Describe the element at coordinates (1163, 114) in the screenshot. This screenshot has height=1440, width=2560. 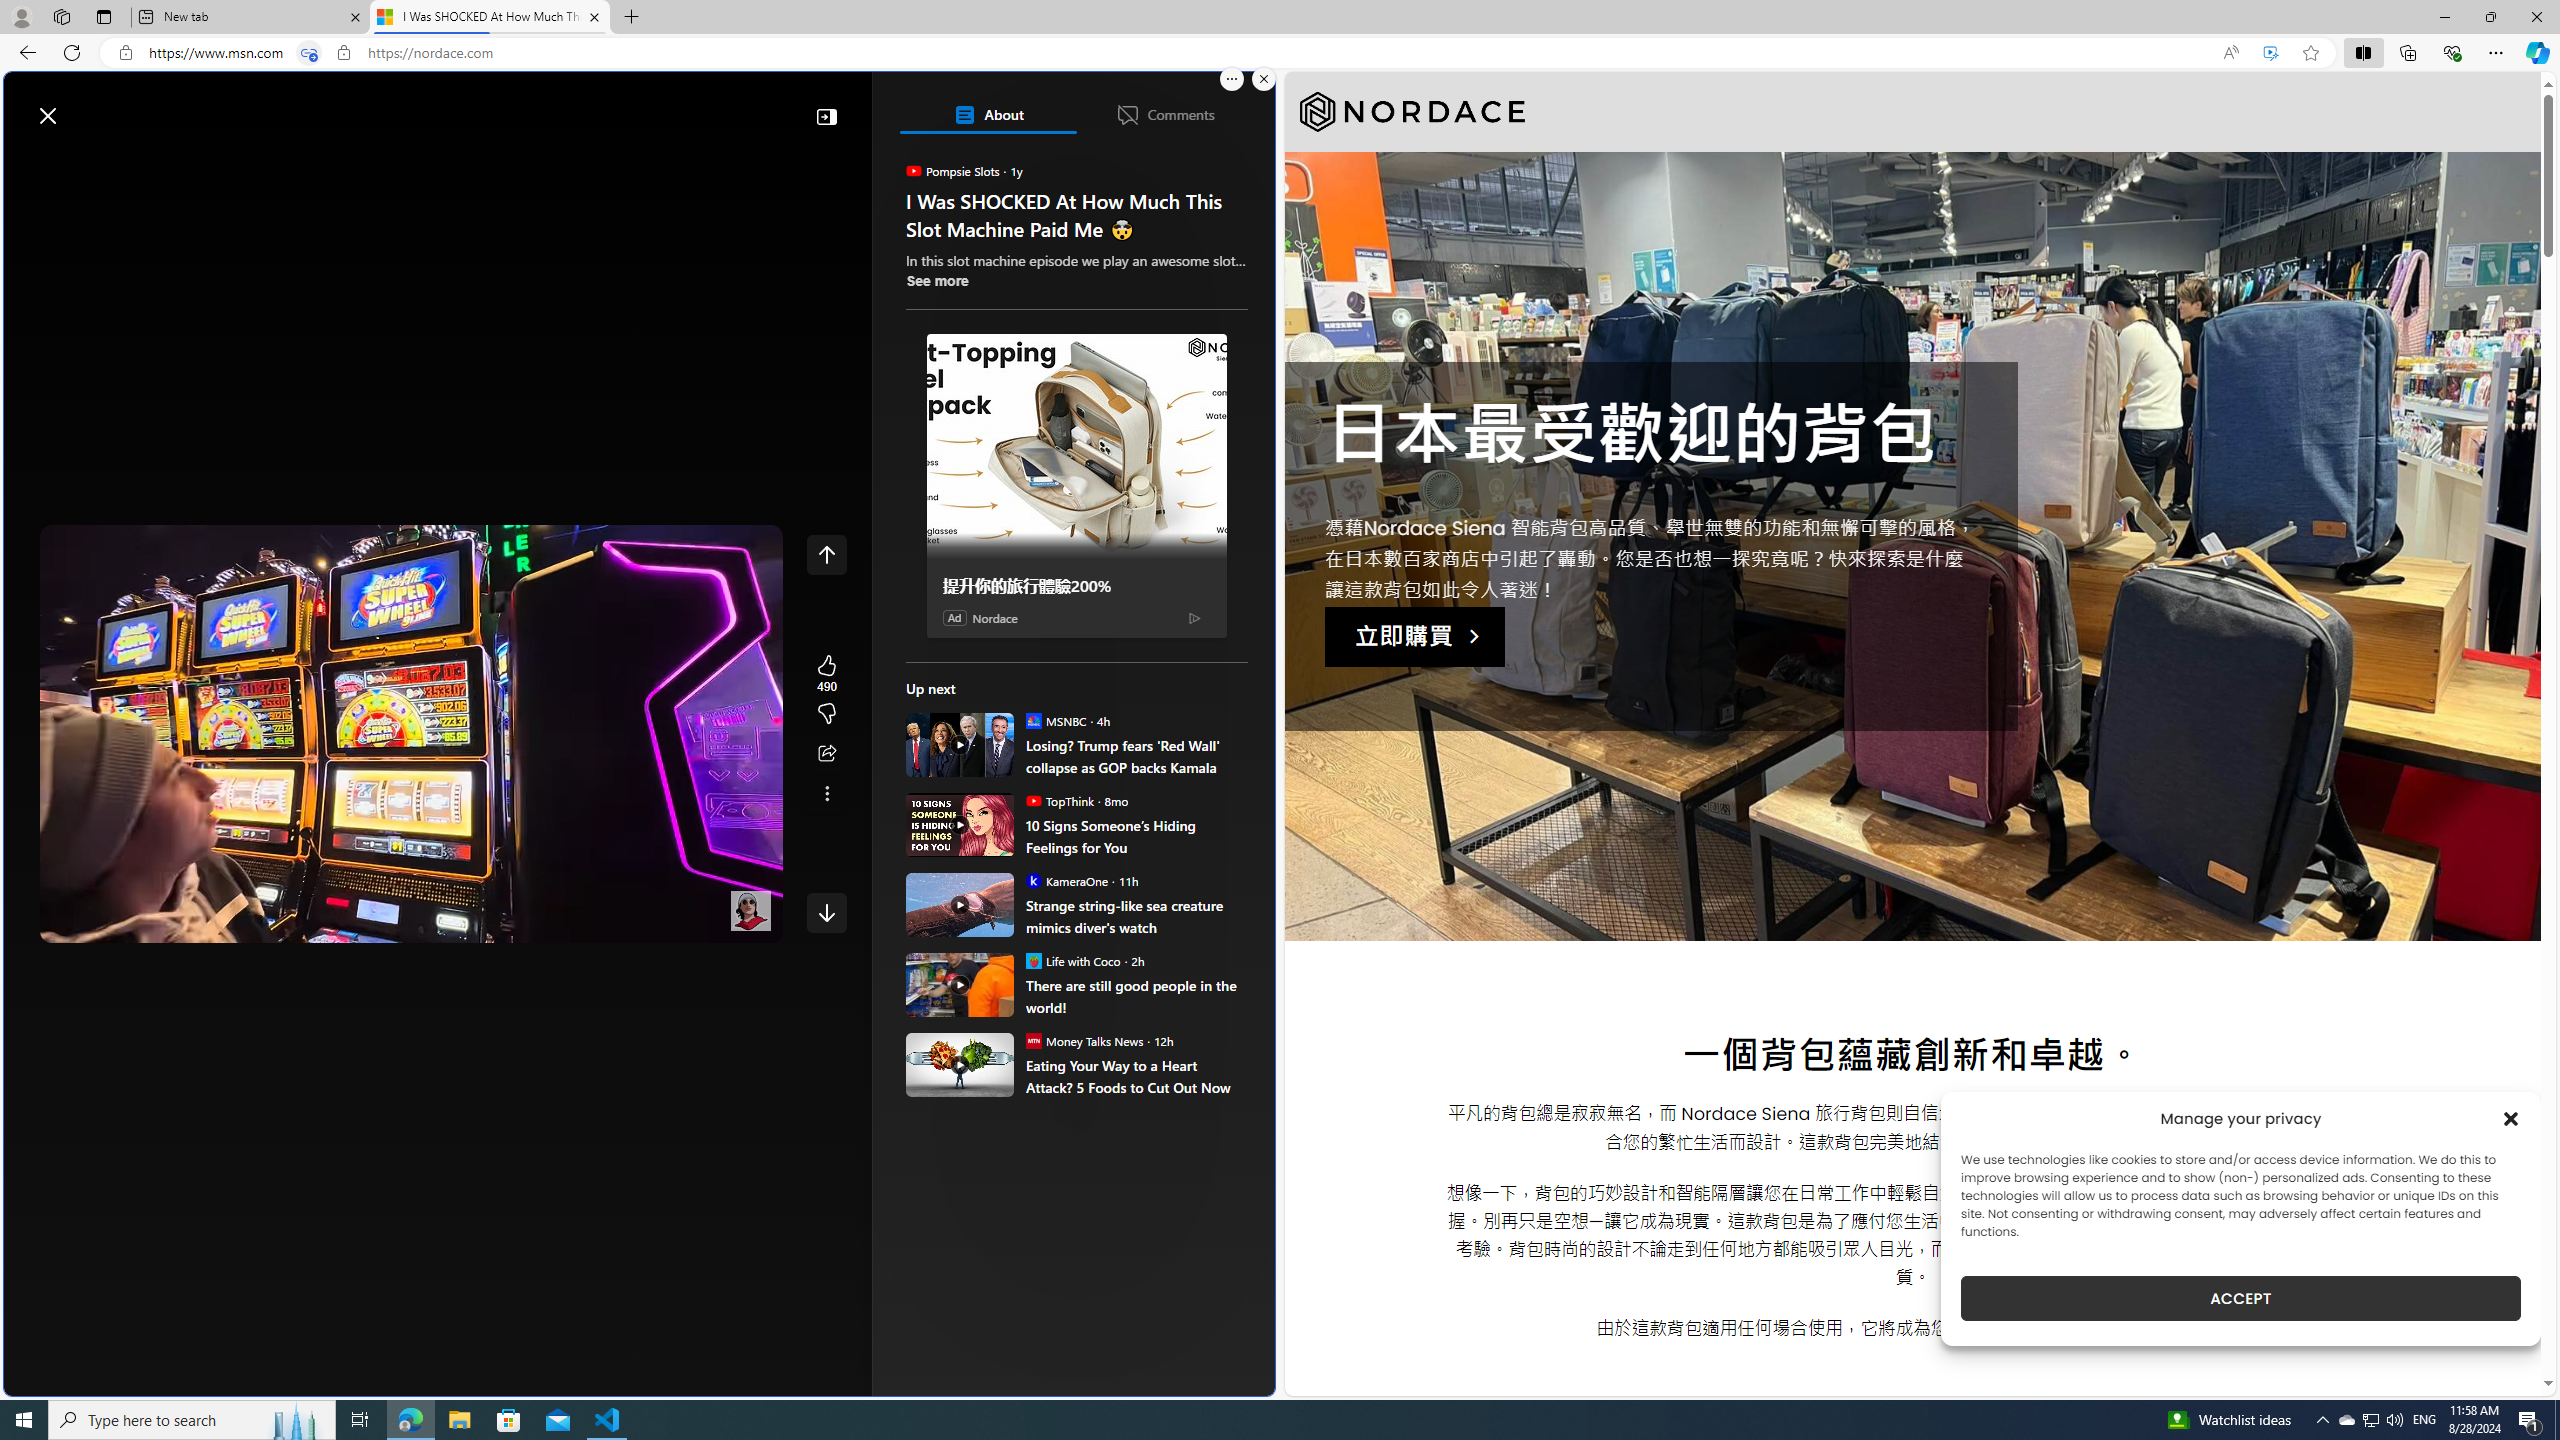
I see `'Comments'` at that location.